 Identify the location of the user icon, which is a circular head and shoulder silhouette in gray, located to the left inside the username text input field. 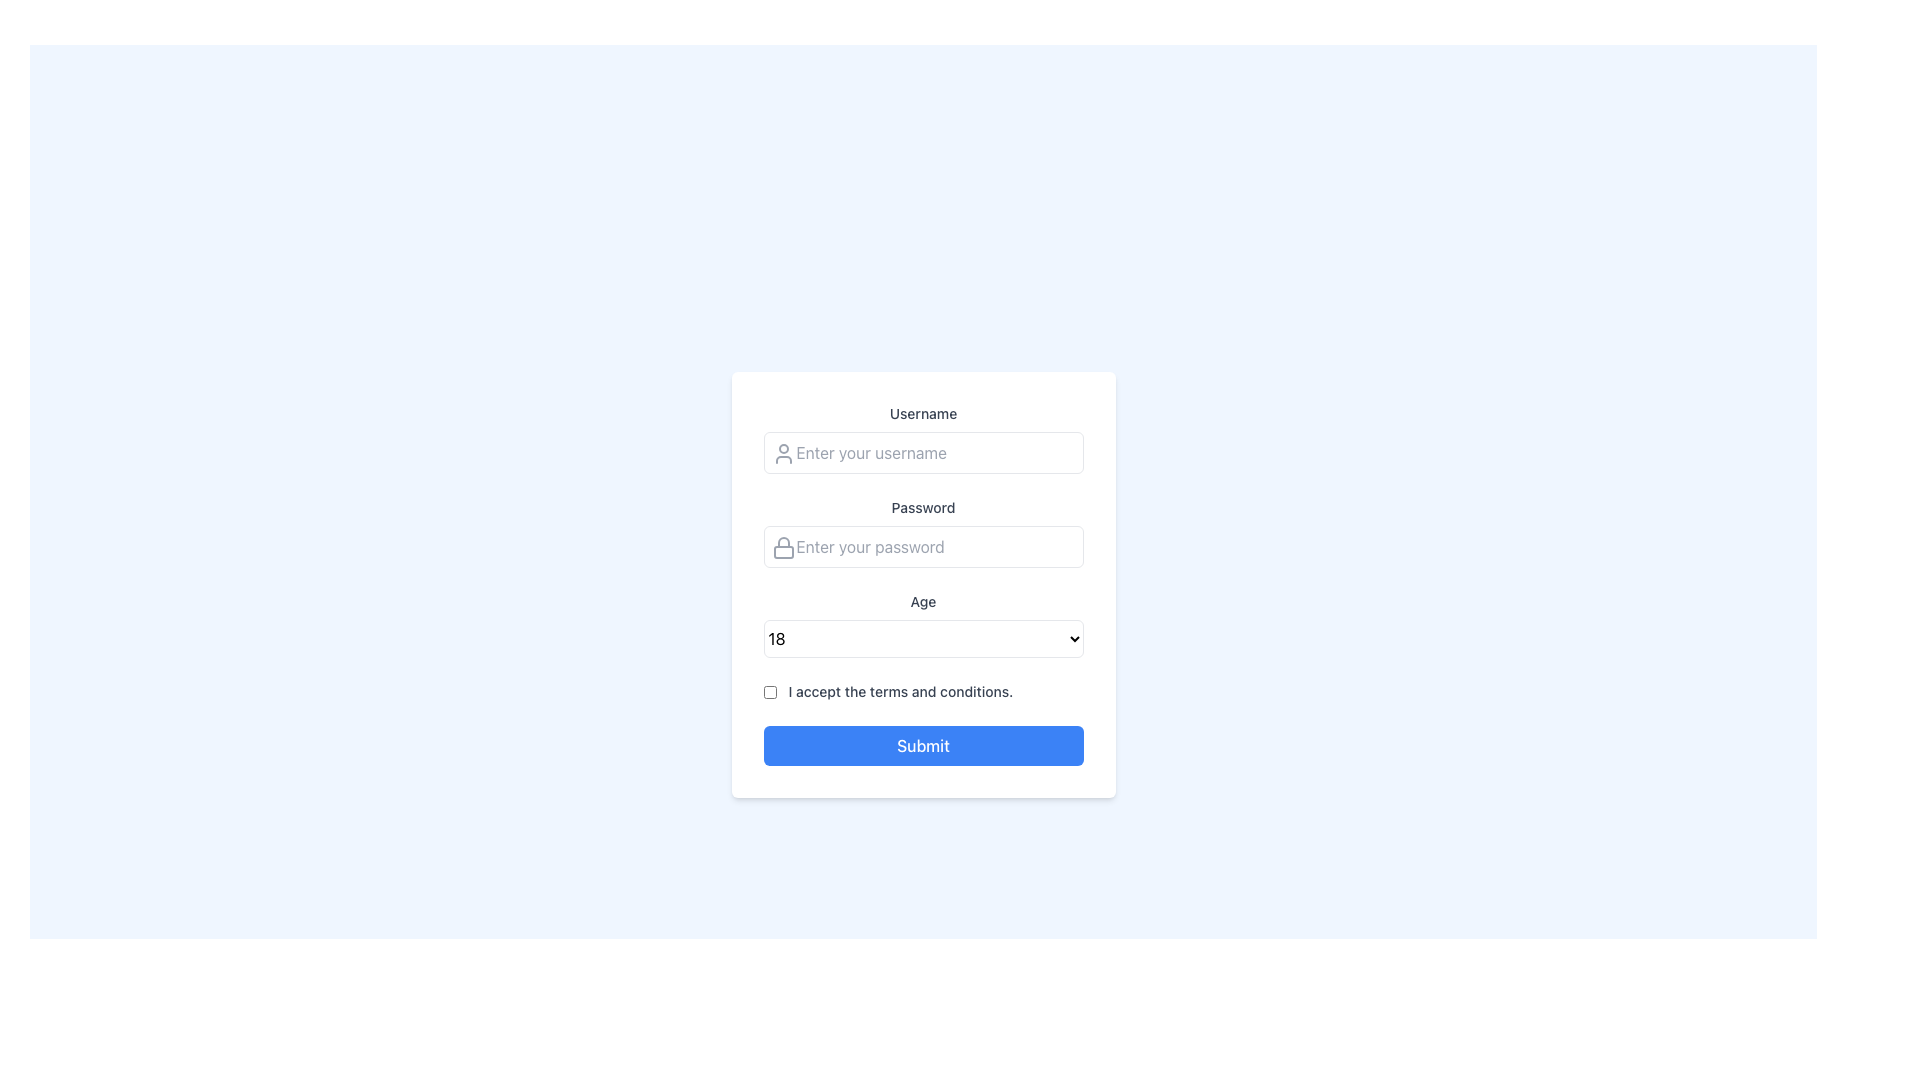
(782, 454).